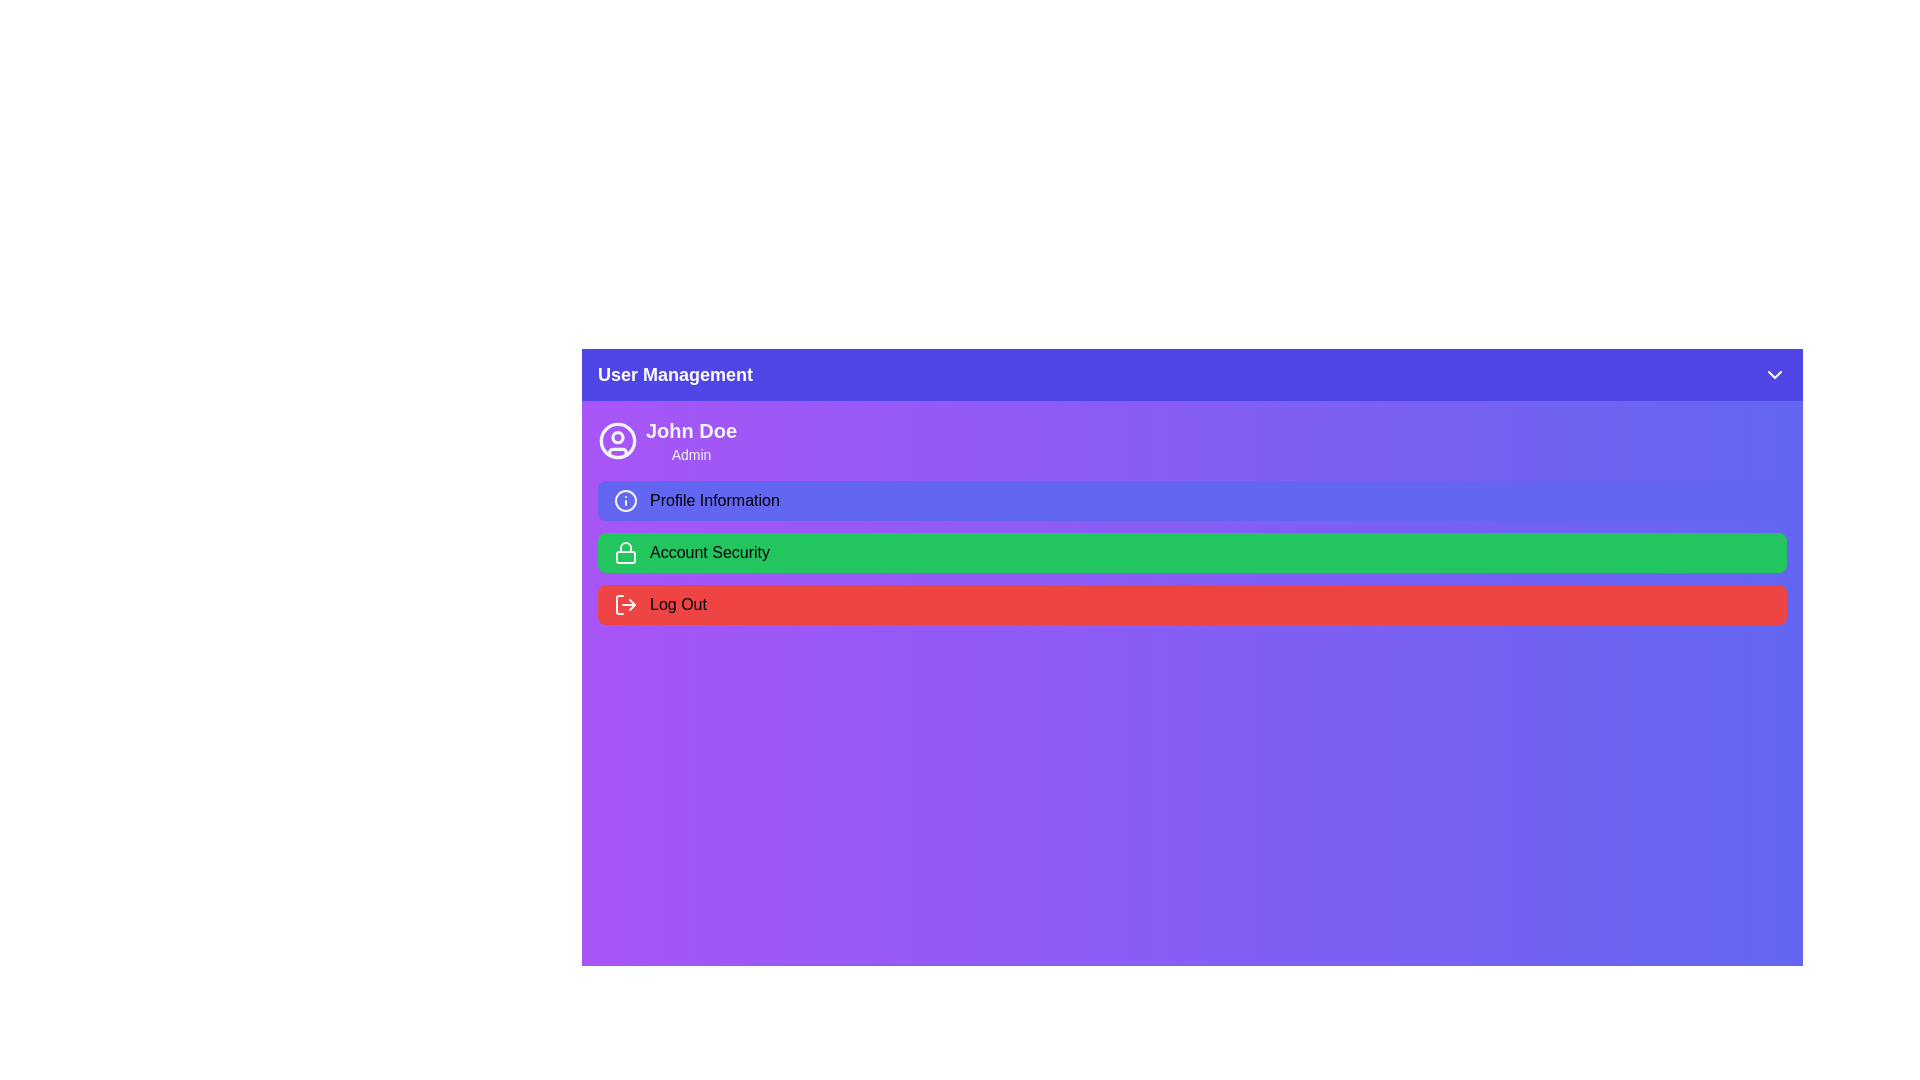 This screenshot has width=1920, height=1080. What do you see at coordinates (1191, 552) in the screenshot?
I see `the 'Account Security' option in the UserPanel` at bounding box center [1191, 552].